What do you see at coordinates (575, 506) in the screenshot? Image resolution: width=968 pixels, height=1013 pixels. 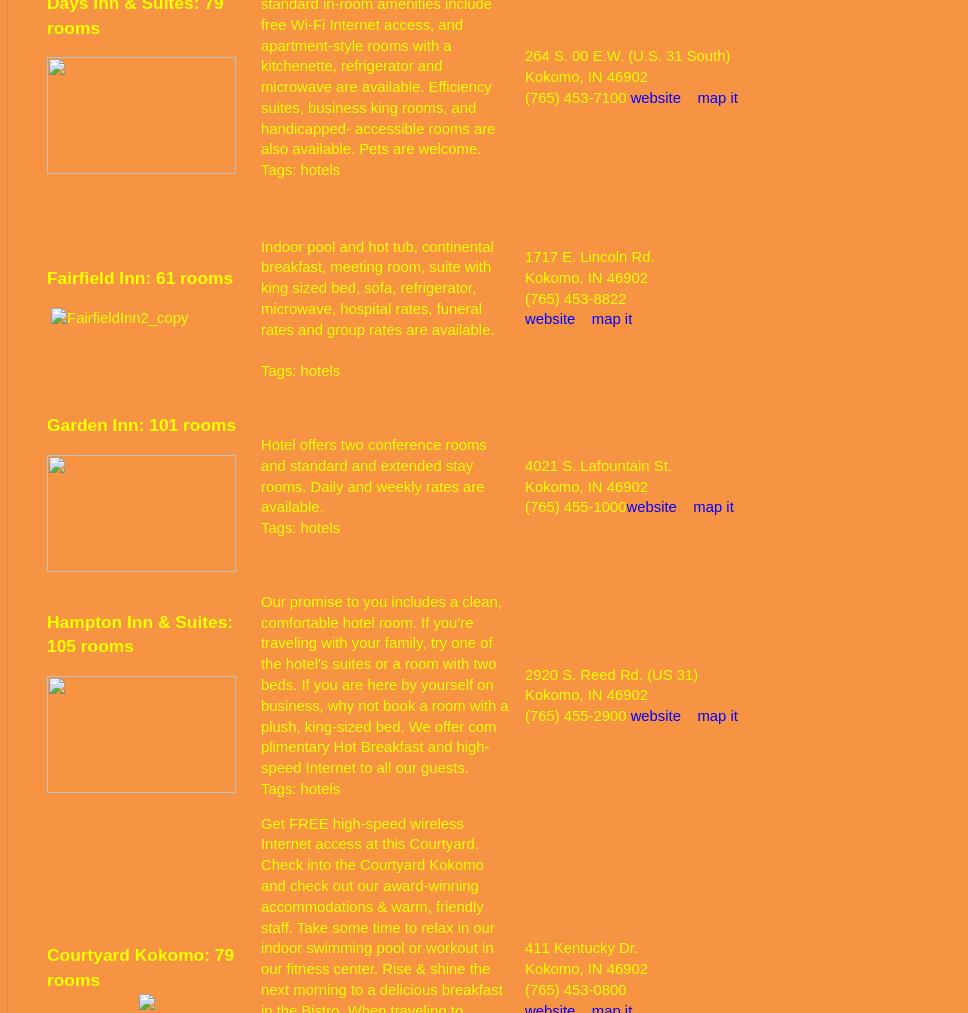 I see `'(765) 455-1000'` at bounding box center [575, 506].